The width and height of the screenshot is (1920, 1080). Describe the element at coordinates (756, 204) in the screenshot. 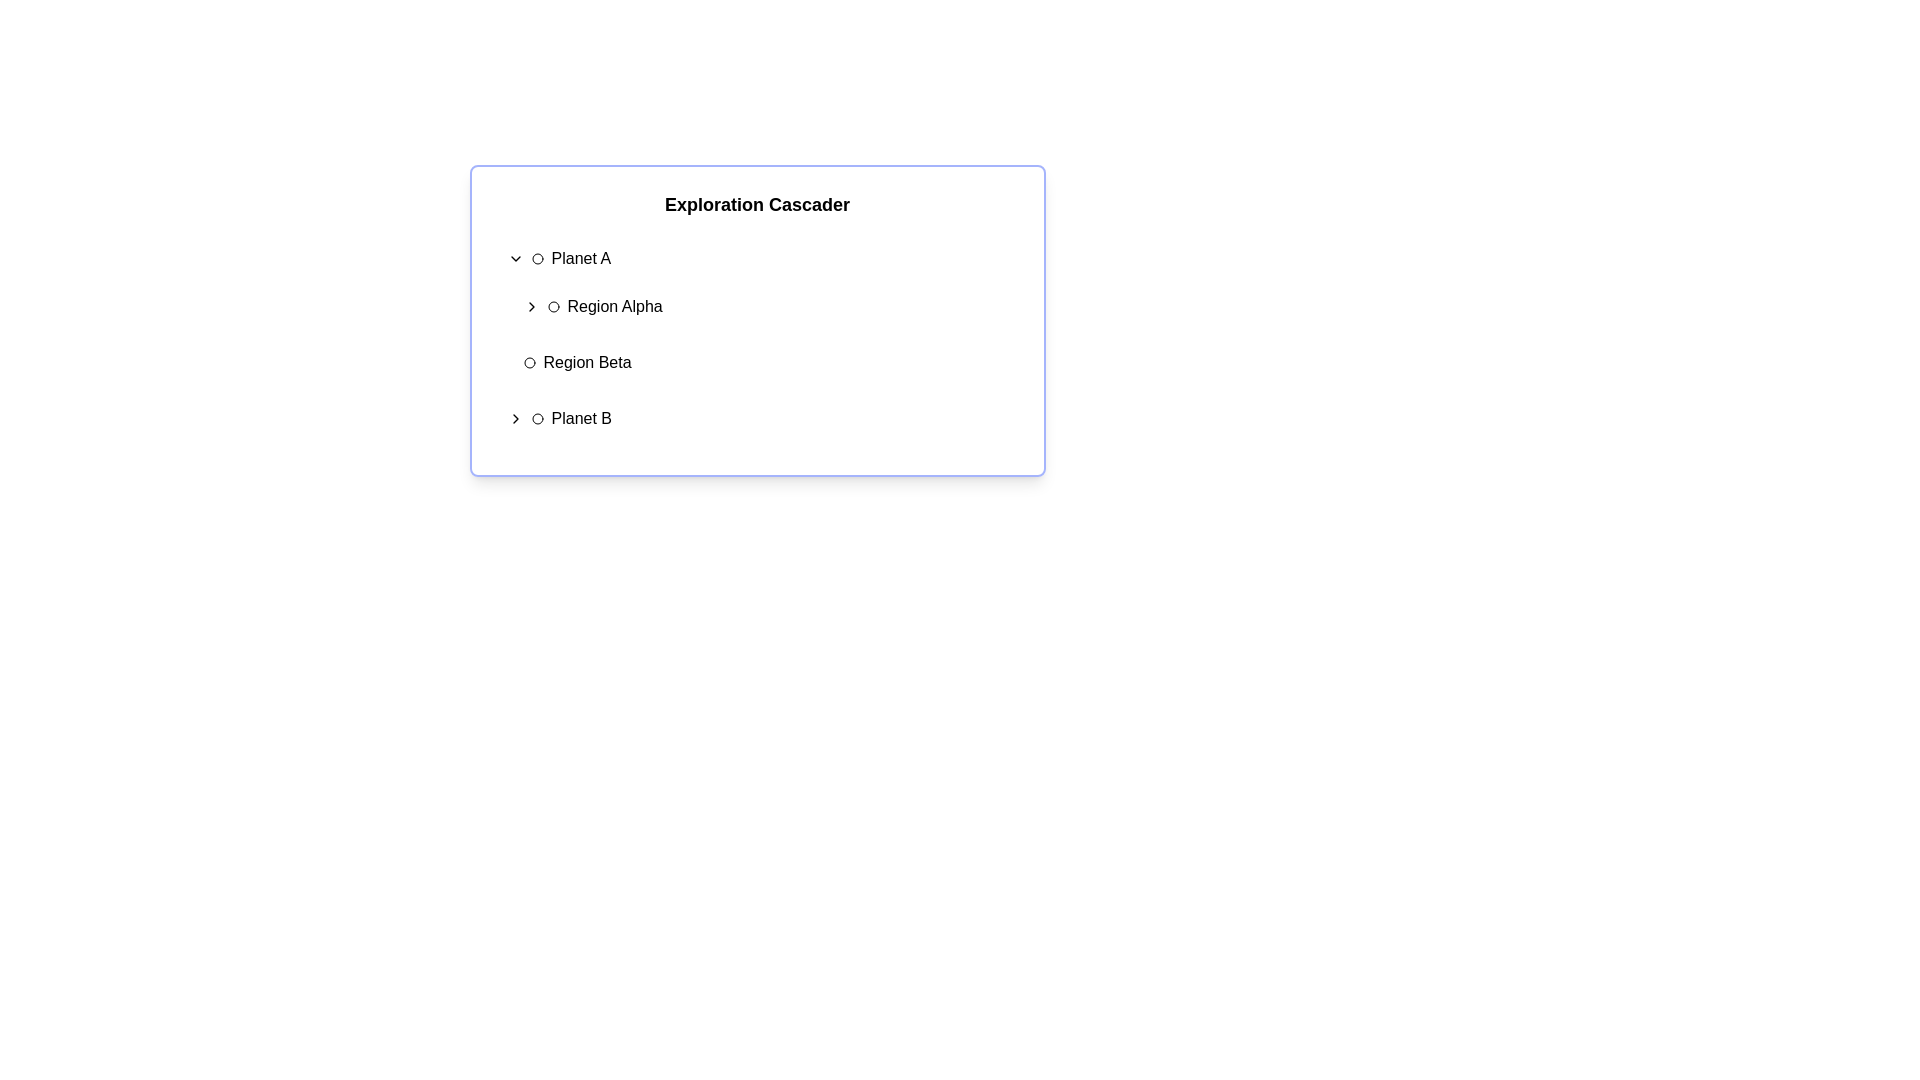

I see `the text heading 'Exploration Cascader', which is styled in bold and large font and located prominently at the top of its section` at that location.